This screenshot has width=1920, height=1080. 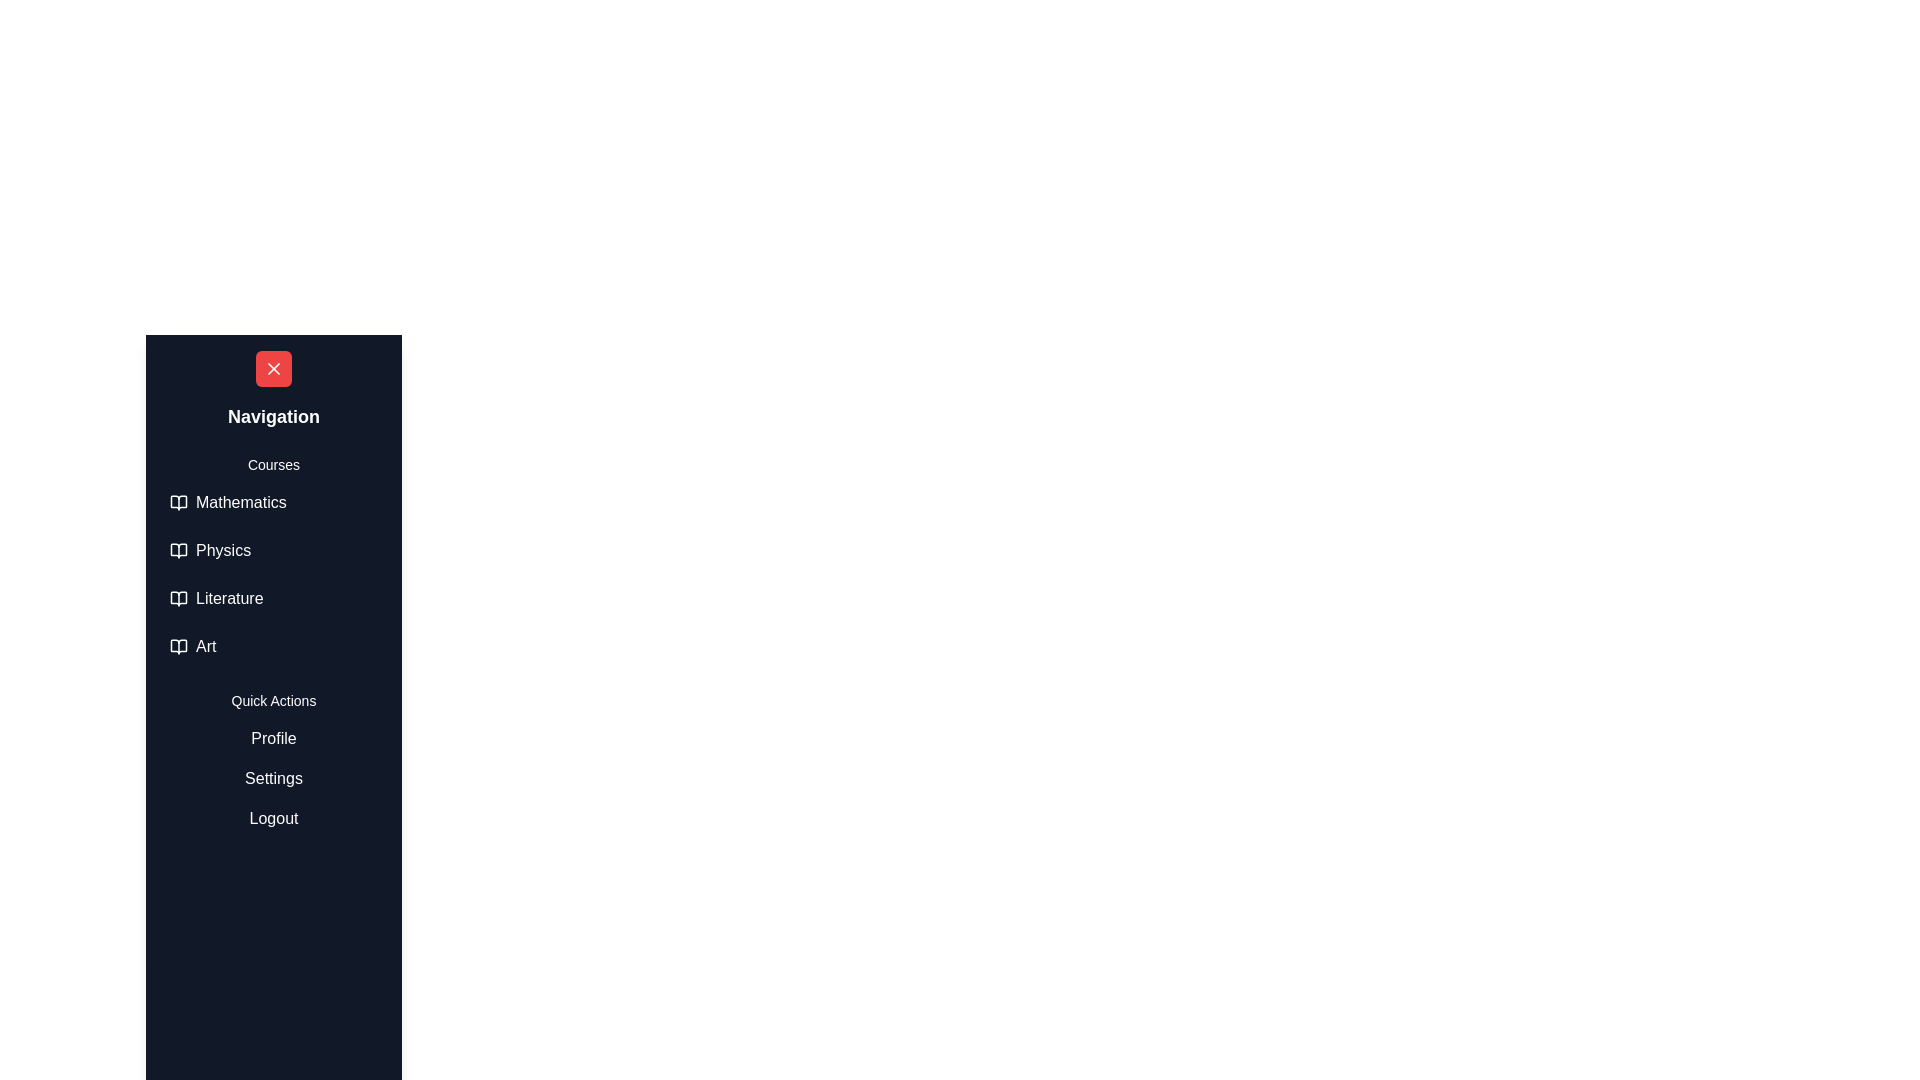 What do you see at coordinates (272, 778) in the screenshot?
I see `the 'Settings' text button in the 'Quick Actions' section of the sidebar` at bounding box center [272, 778].